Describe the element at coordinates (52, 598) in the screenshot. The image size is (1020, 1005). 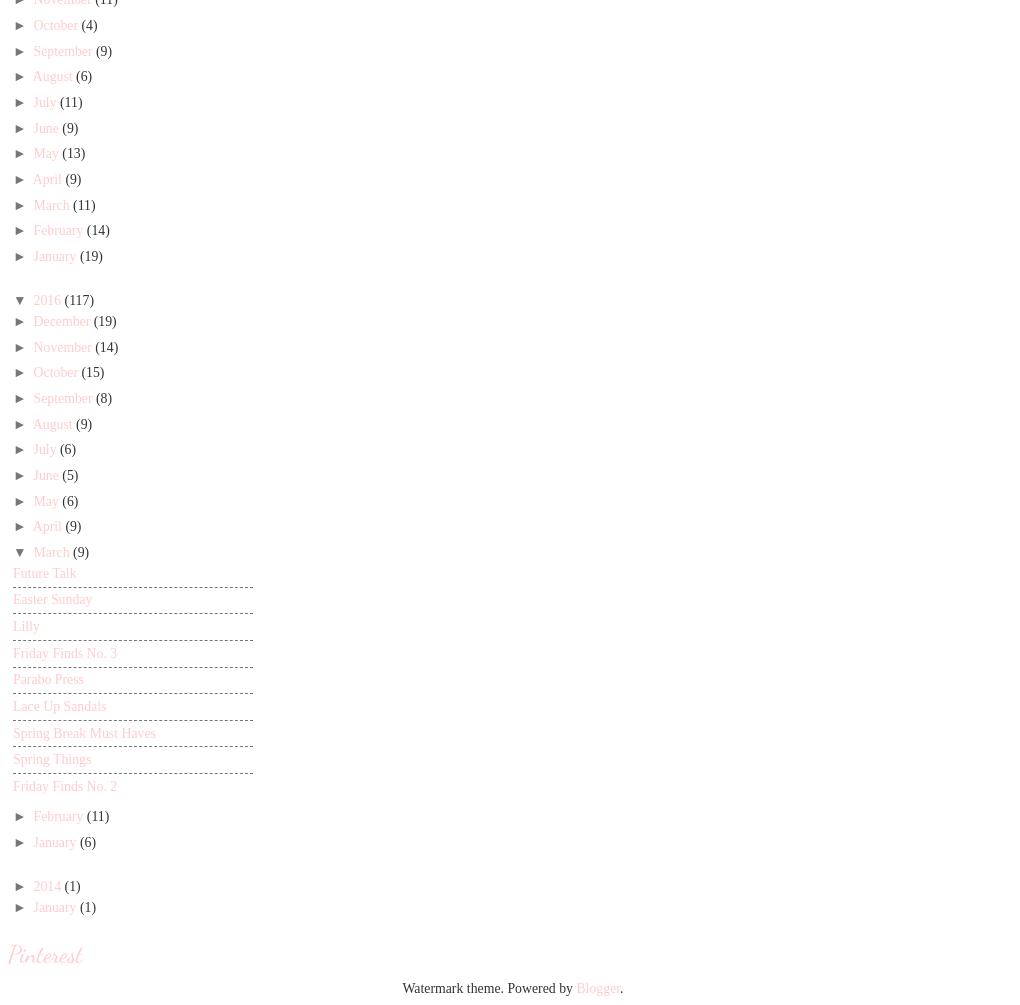
I see `'Easter Sunday'` at that location.